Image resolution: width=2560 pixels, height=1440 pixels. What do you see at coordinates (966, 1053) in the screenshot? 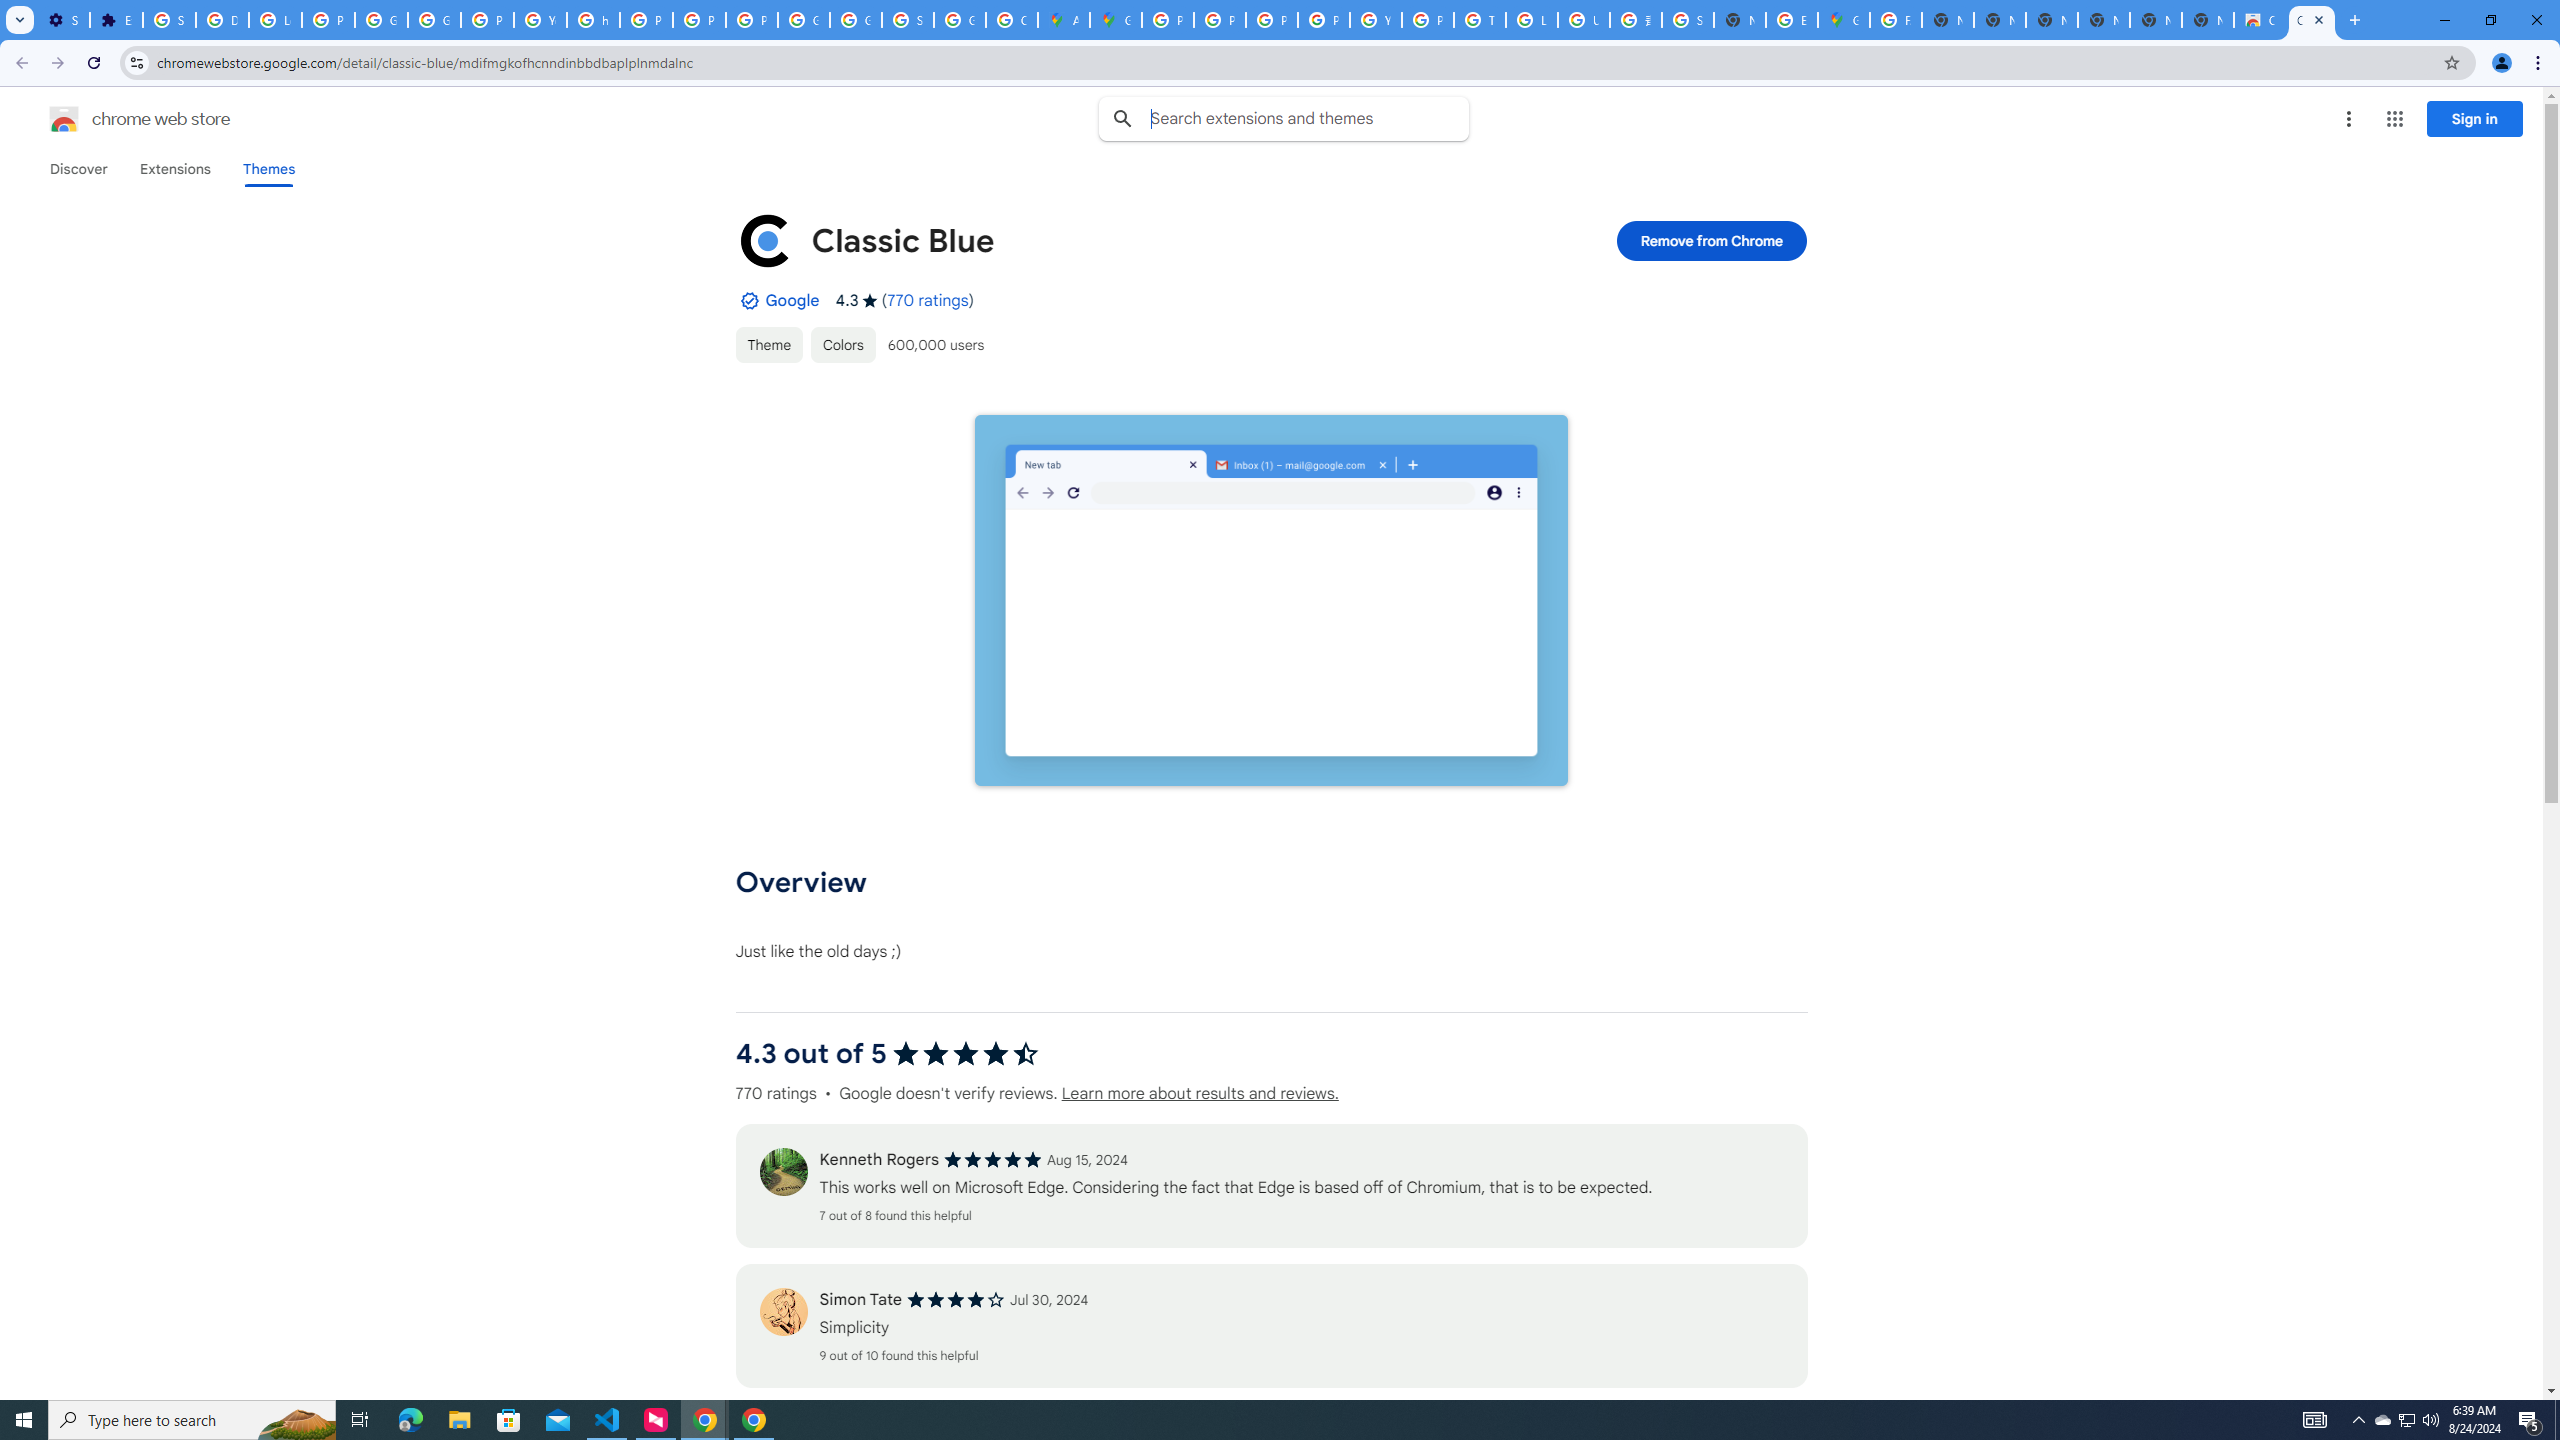
I see `'4.3 out of 5 stars'` at bounding box center [966, 1053].